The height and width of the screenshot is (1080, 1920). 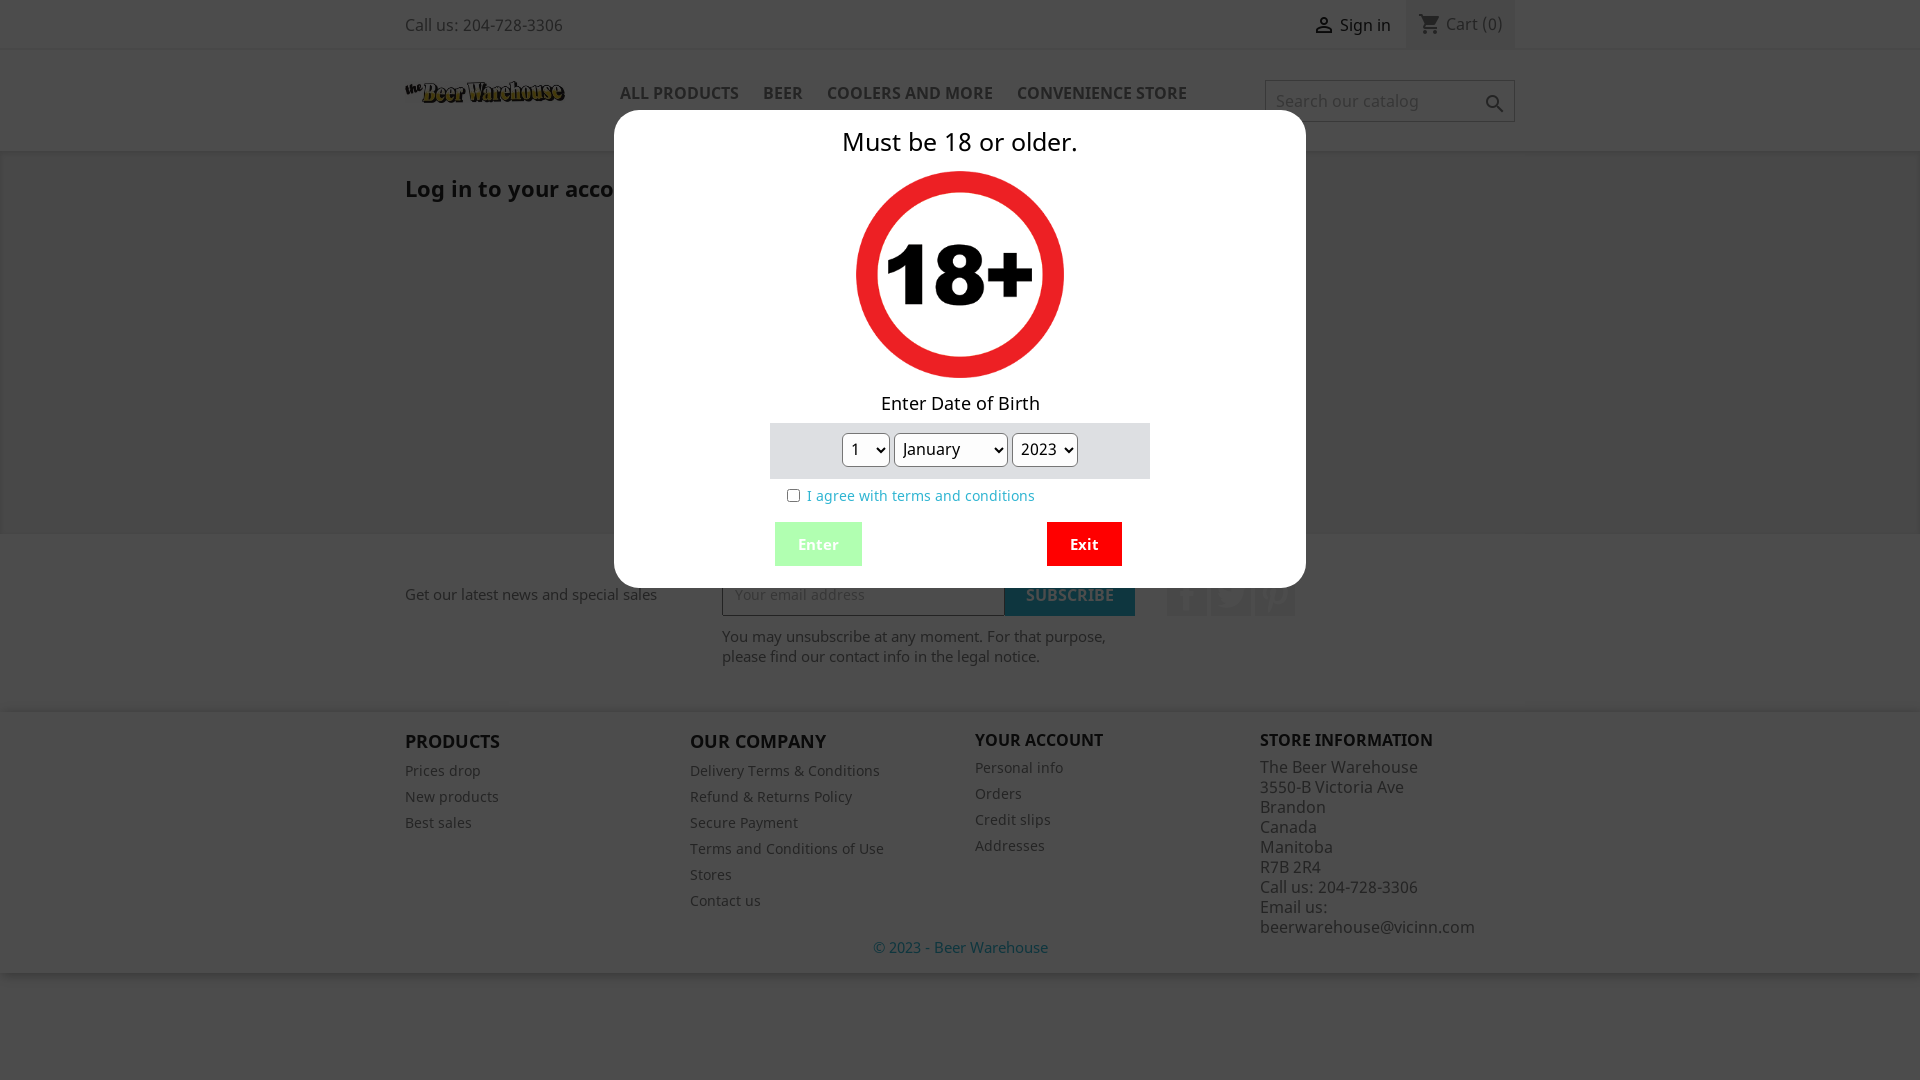 What do you see at coordinates (1009, 845) in the screenshot?
I see `'Addresses'` at bounding box center [1009, 845].